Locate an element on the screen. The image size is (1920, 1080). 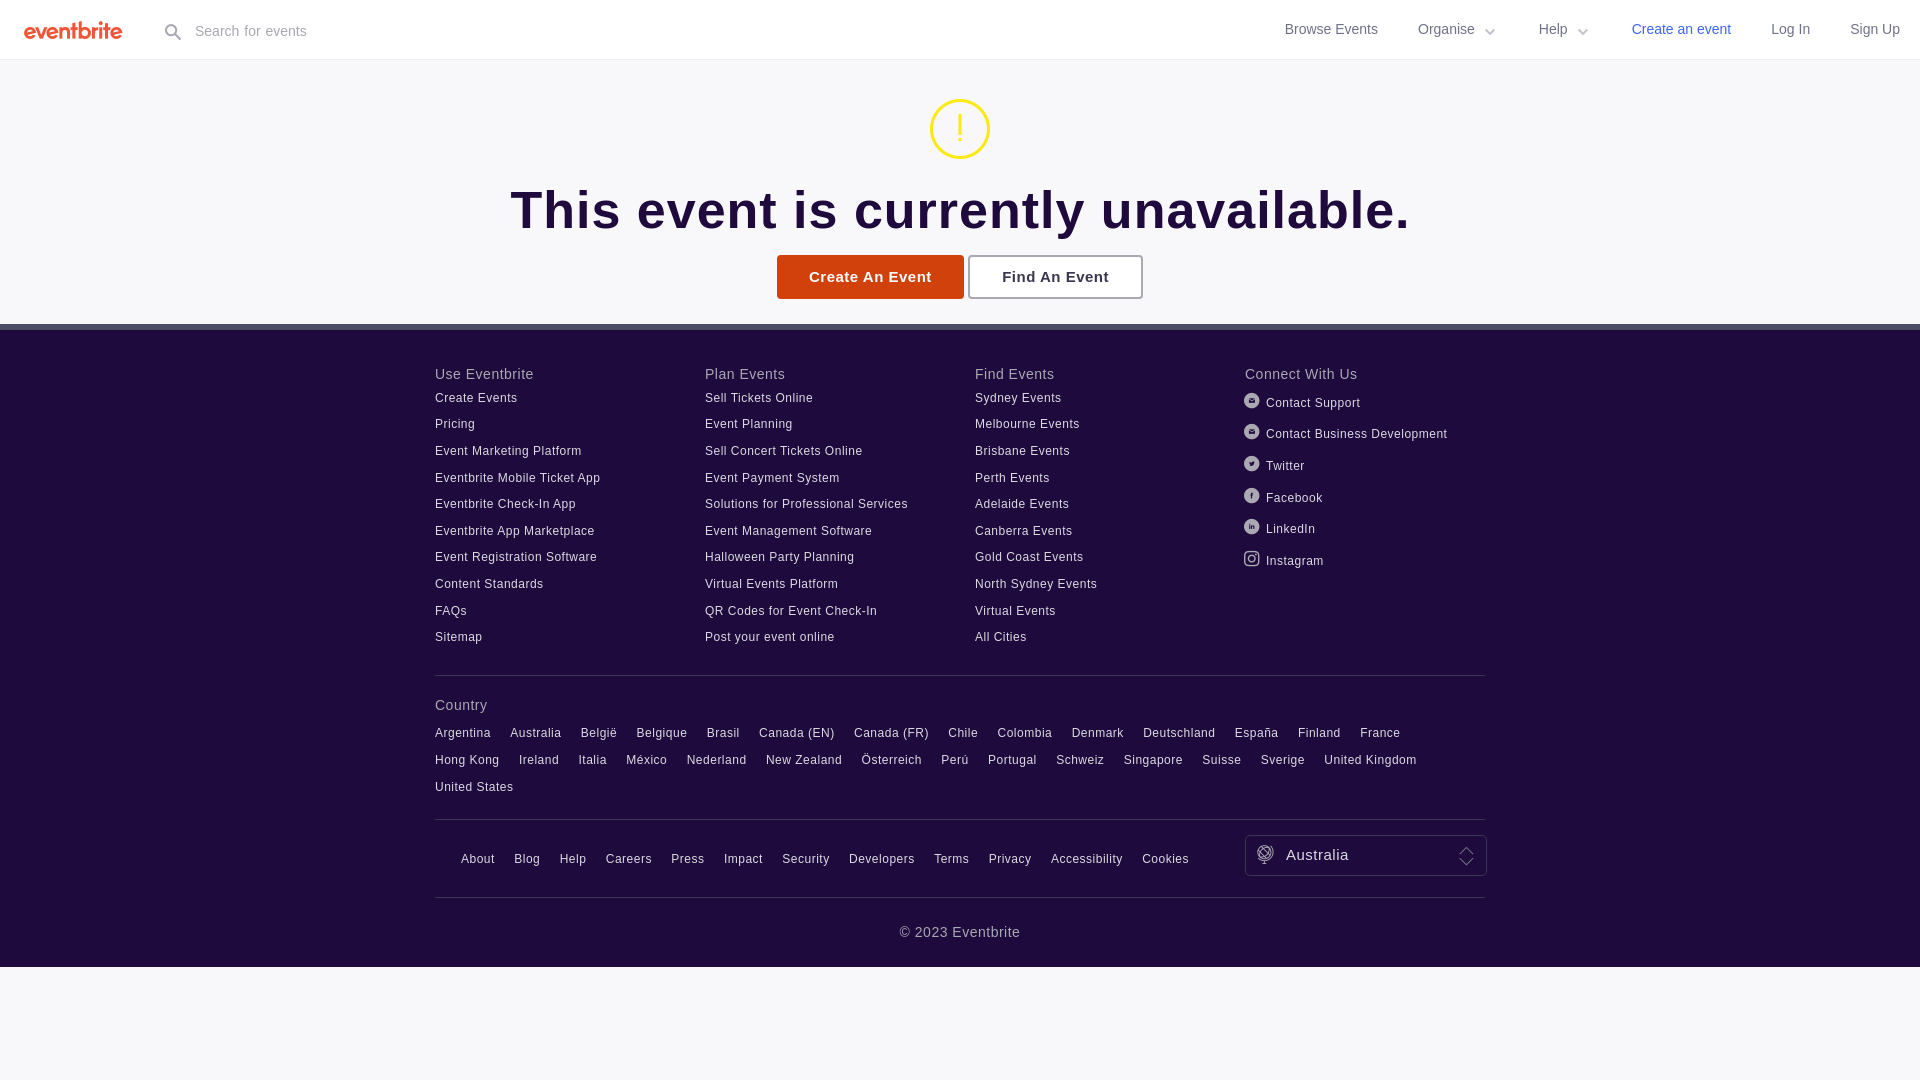
'Brasil' is located at coordinates (706, 732).